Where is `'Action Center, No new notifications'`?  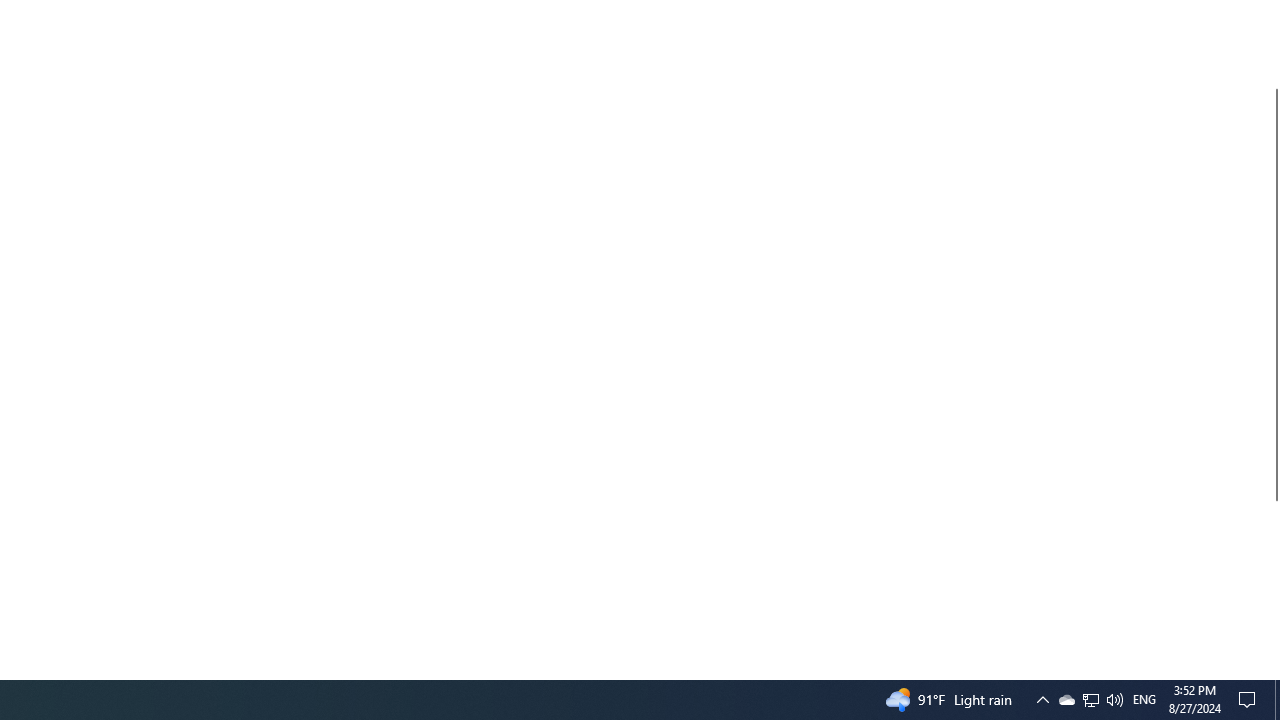
'Action Center, No new notifications' is located at coordinates (1250, 698).